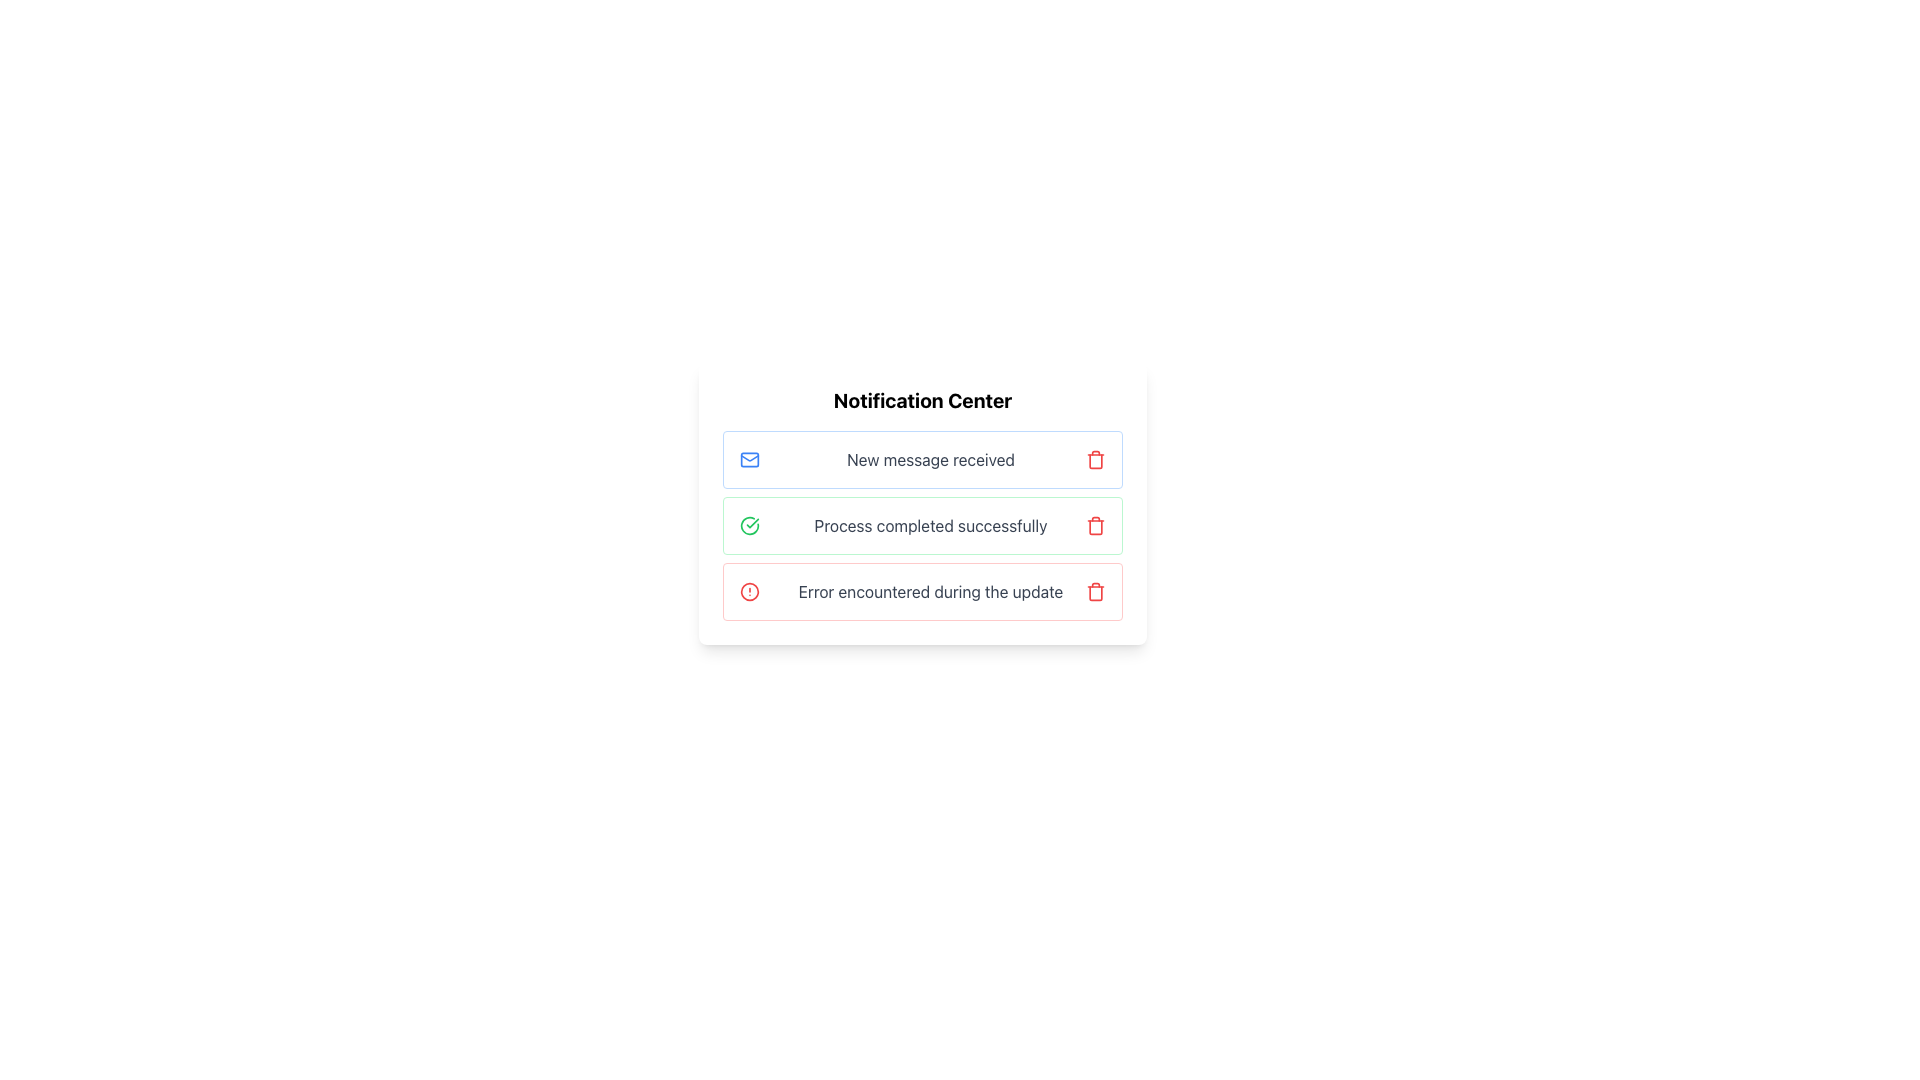 This screenshot has height=1080, width=1920. What do you see at coordinates (930, 459) in the screenshot?
I see `the text label that says 'New message received', which is centrally located within the first notification item in the notification center` at bounding box center [930, 459].